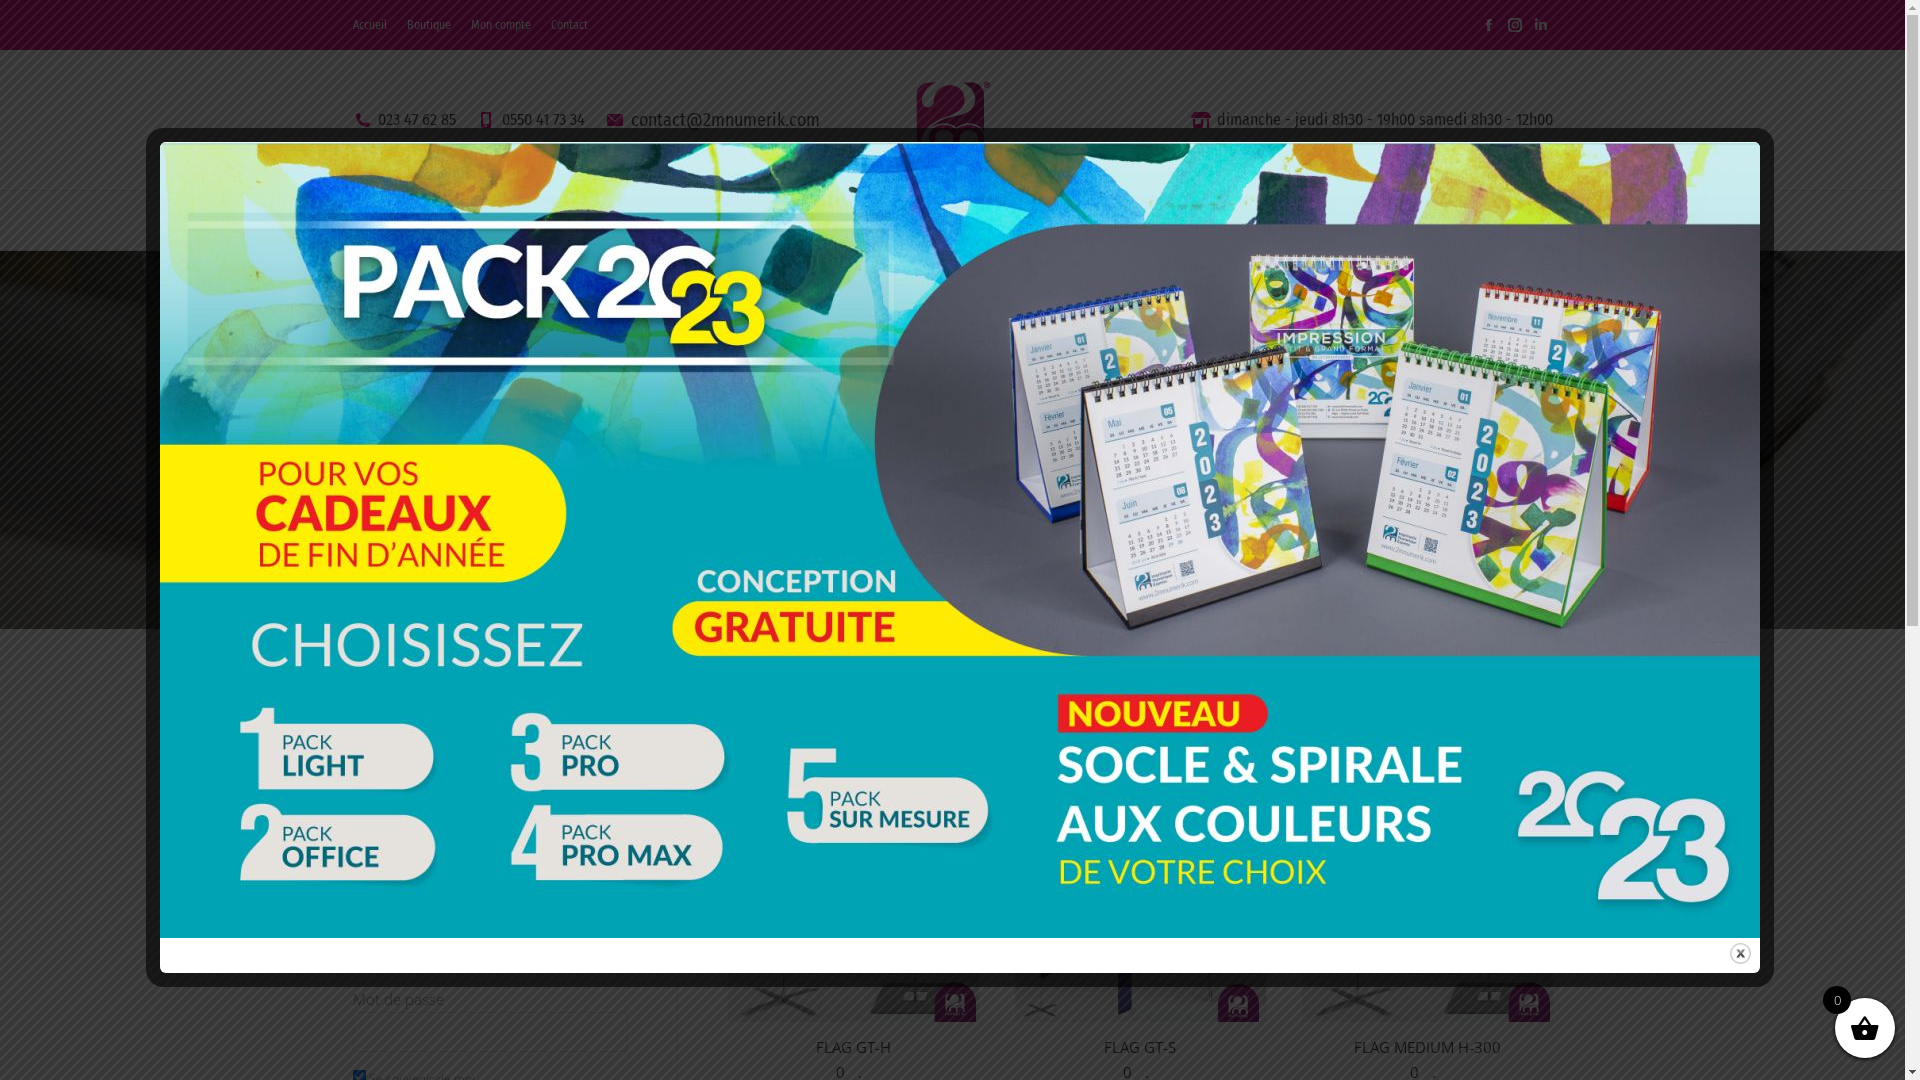 This screenshot has height=1080, width=1920. I want to click on 'FLAG MEDIUM H-300', so click(1426, 1045).